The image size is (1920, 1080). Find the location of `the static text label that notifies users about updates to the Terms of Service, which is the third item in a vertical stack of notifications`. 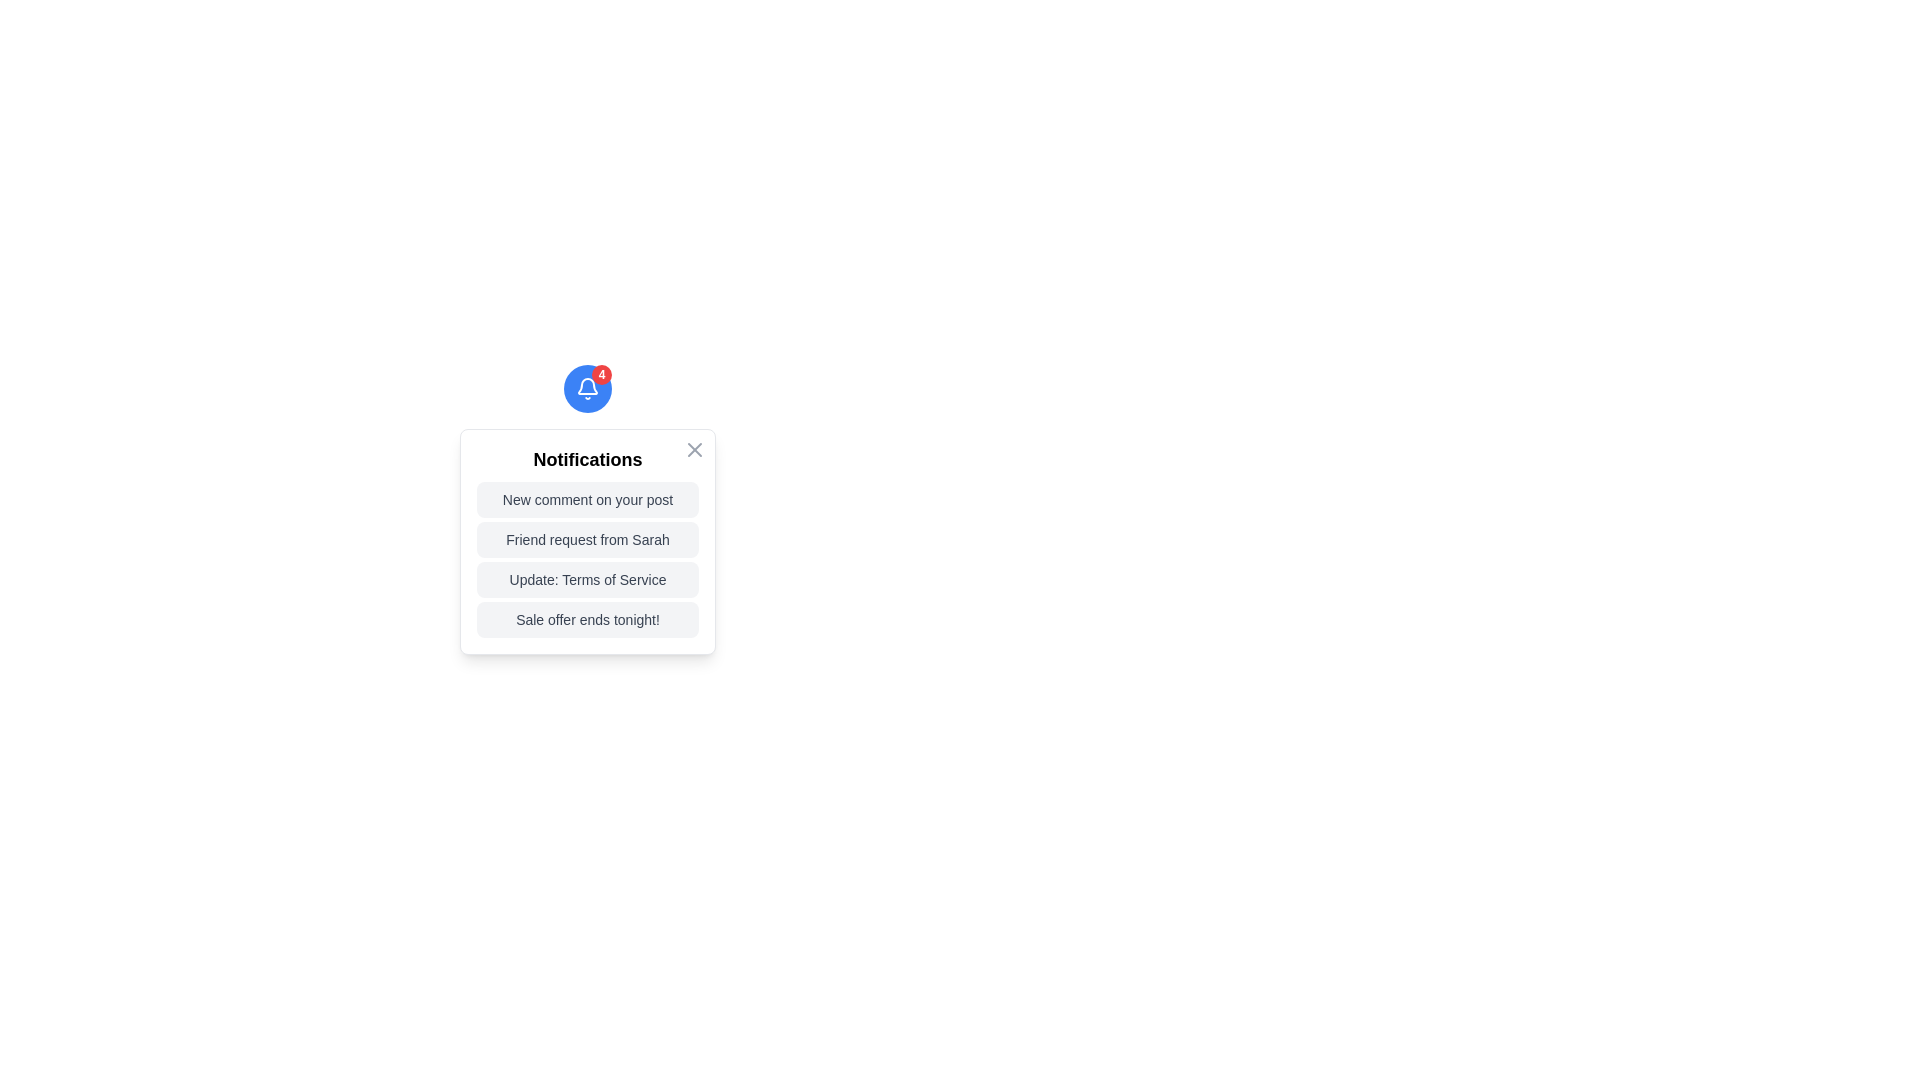

the static text label that notifies users about updates to the Terms of Service, which is the third item in a vertical stack of notifications is located at coordinates (587, 579).